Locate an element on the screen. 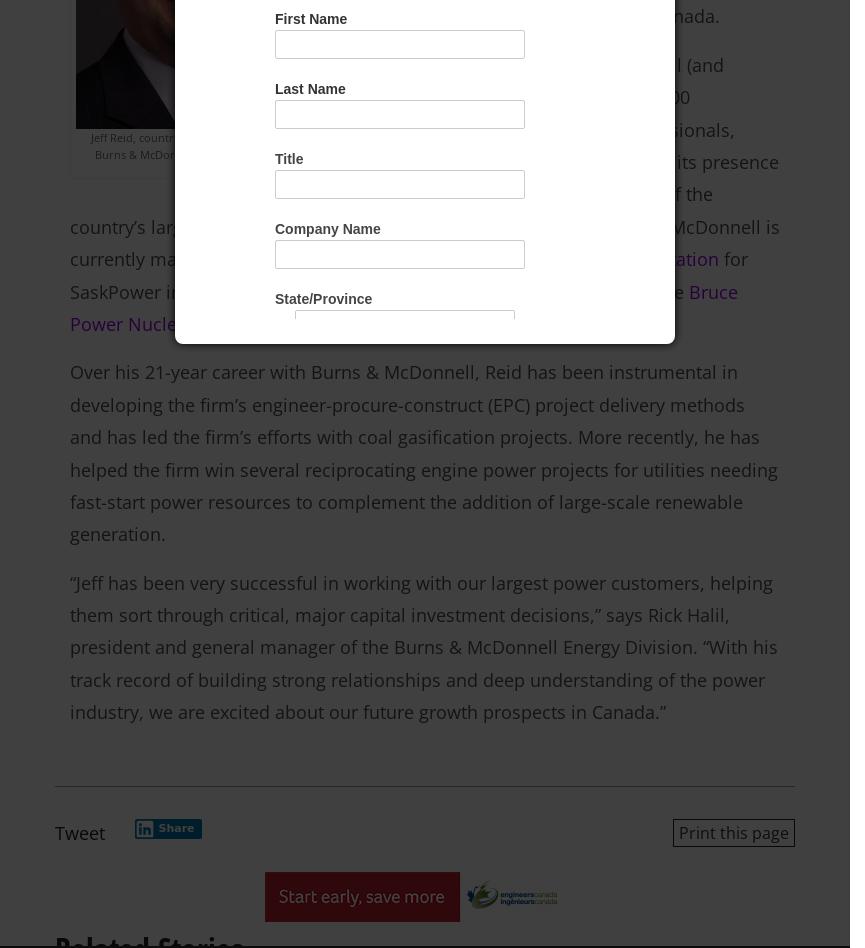  'Jeff Reid, country director – Canada, Burns & McDonnell Energy Group.' is located at coordinates (184, 144).